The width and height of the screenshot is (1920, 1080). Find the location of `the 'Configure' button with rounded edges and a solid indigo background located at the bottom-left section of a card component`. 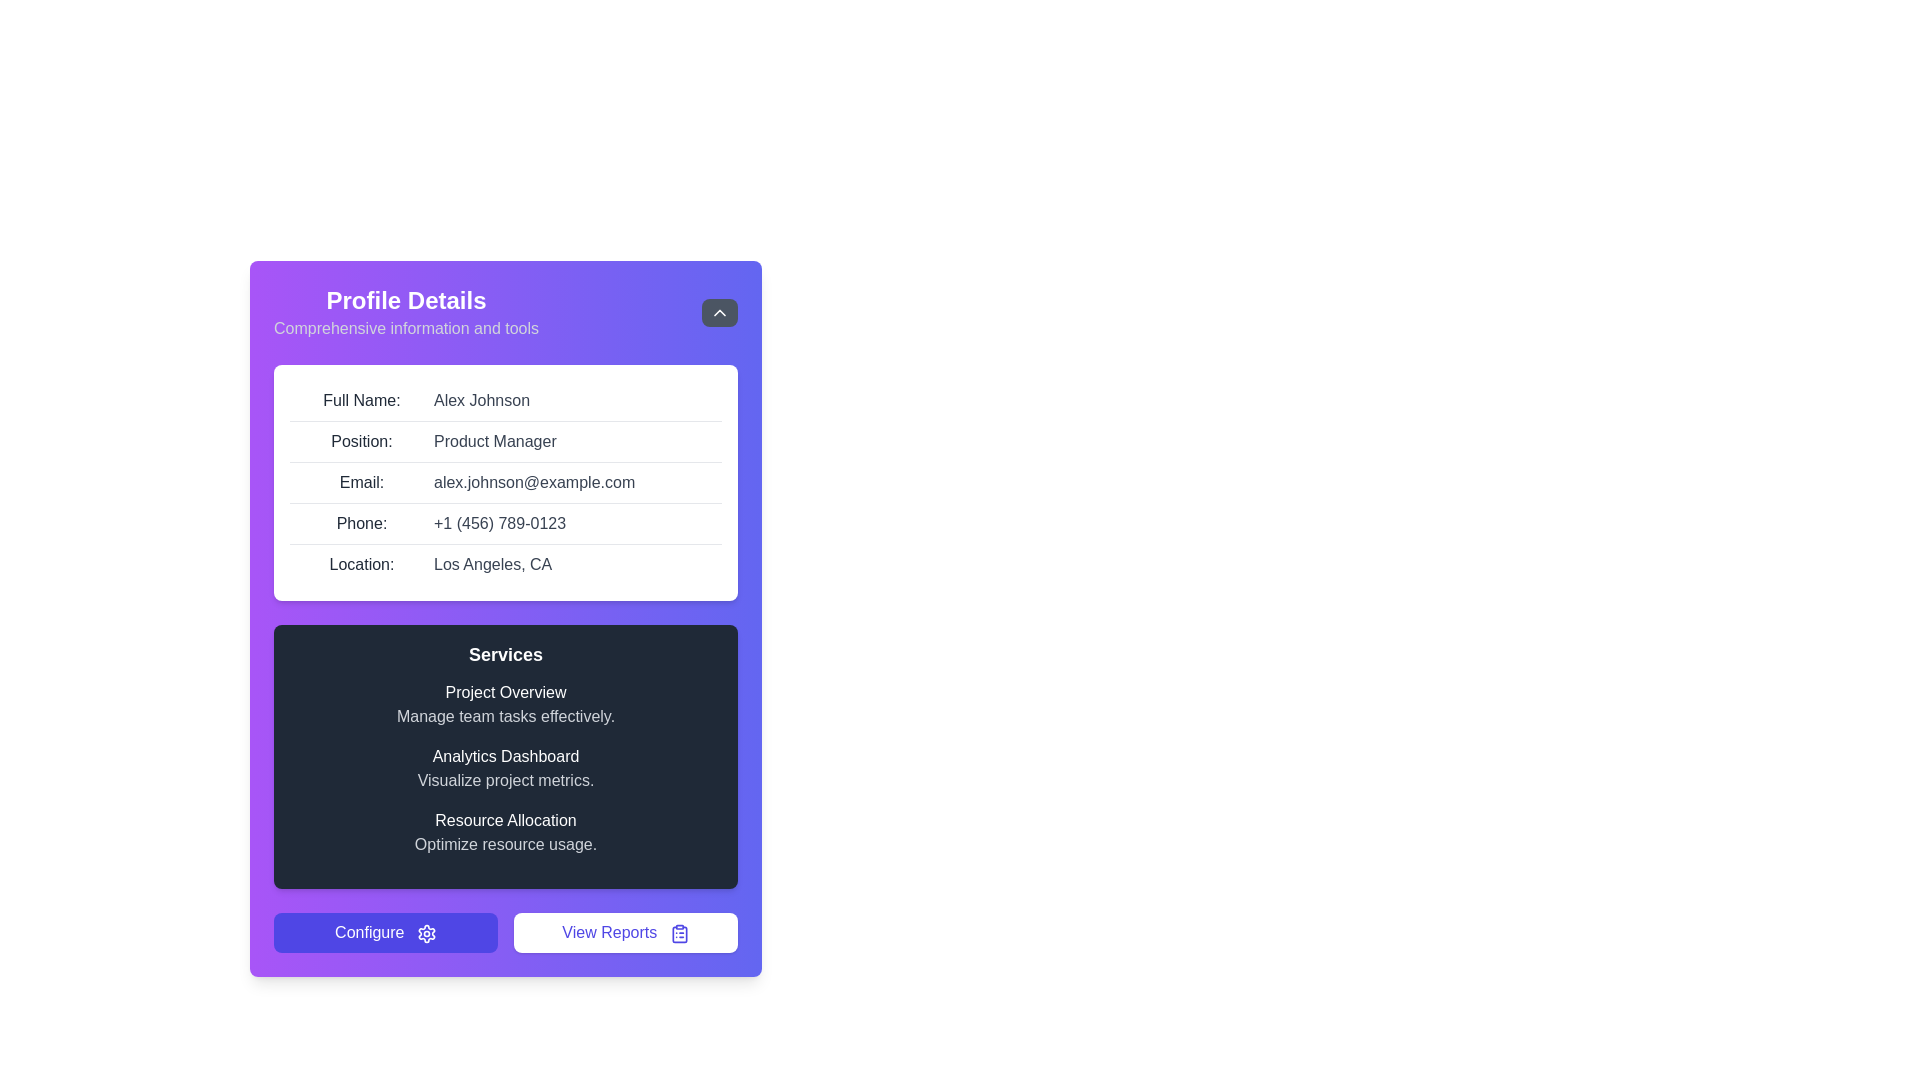

the 'Configure' button with rounded edges and a solid indigo background located at the bottom-left section of a card component is located at coordinates (385, 933).